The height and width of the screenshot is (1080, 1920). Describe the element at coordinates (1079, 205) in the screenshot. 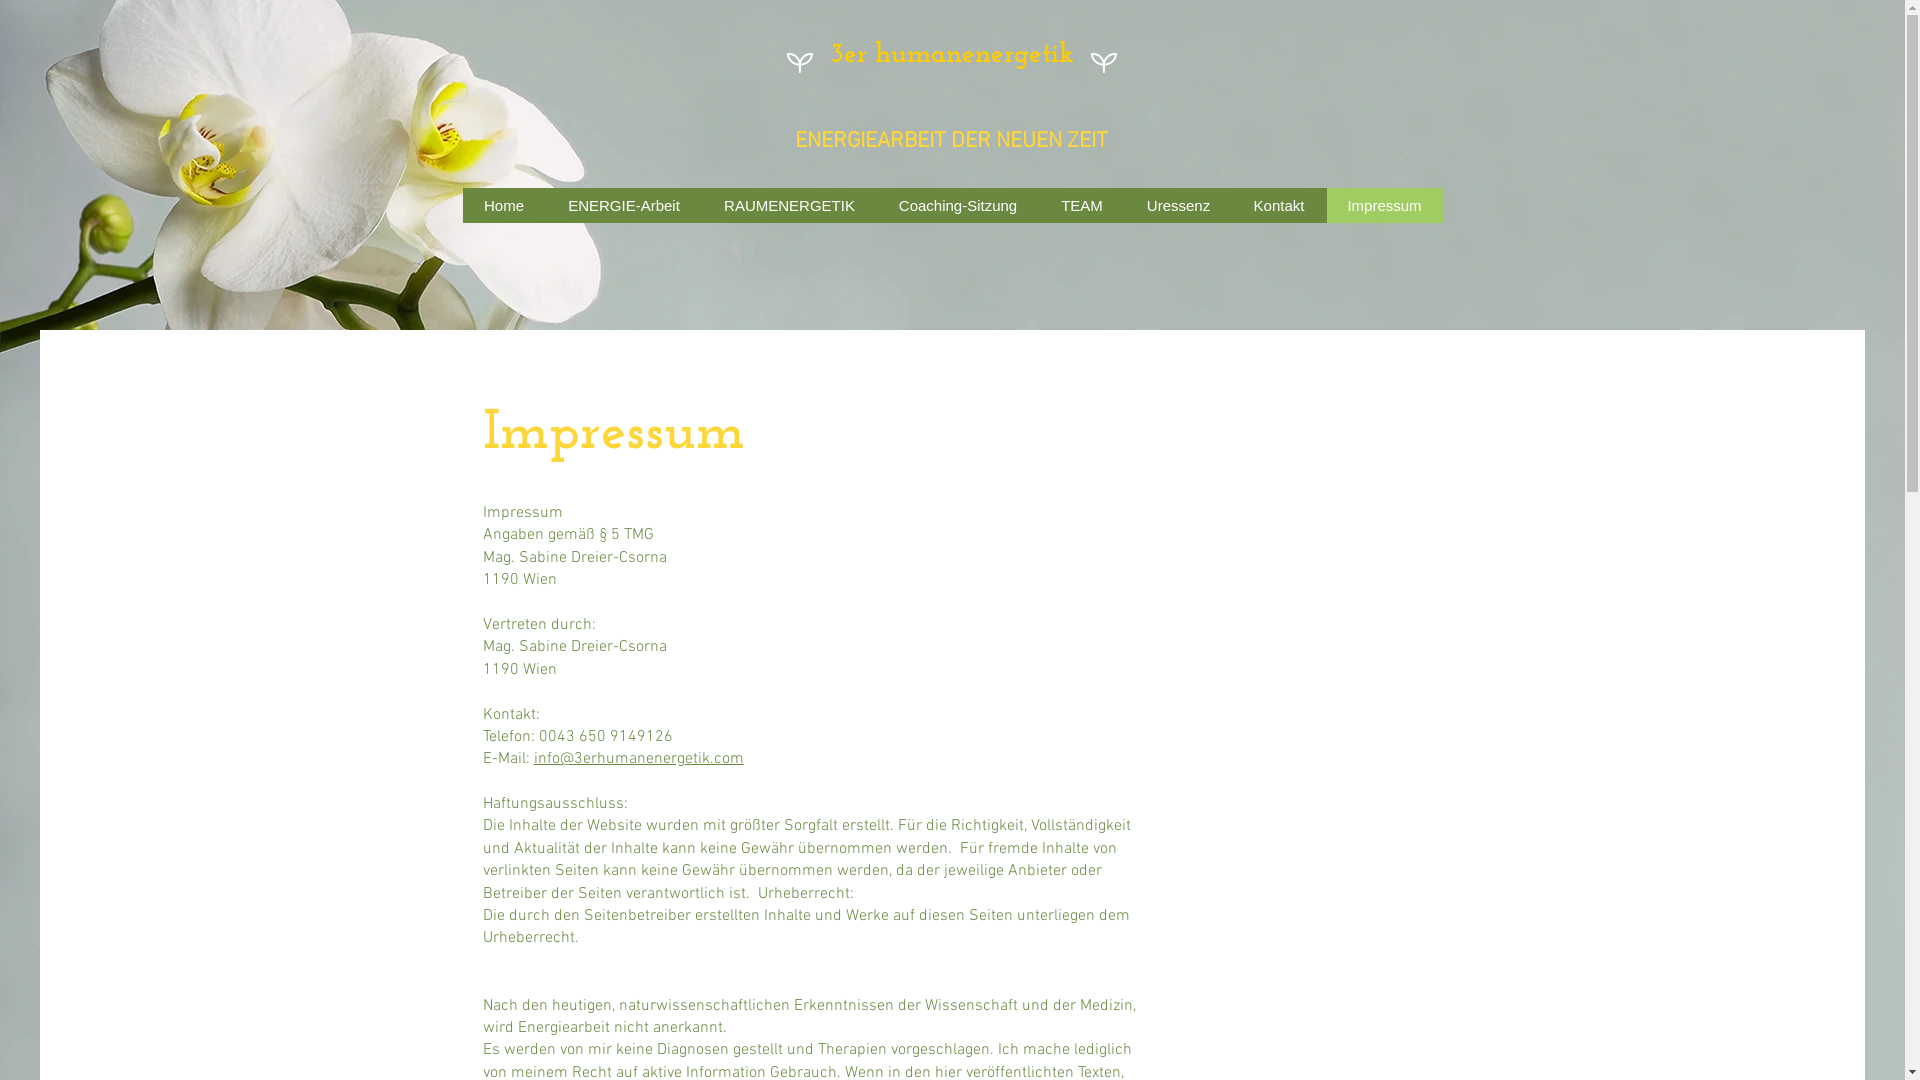

I see `'TEAM'` at that location.